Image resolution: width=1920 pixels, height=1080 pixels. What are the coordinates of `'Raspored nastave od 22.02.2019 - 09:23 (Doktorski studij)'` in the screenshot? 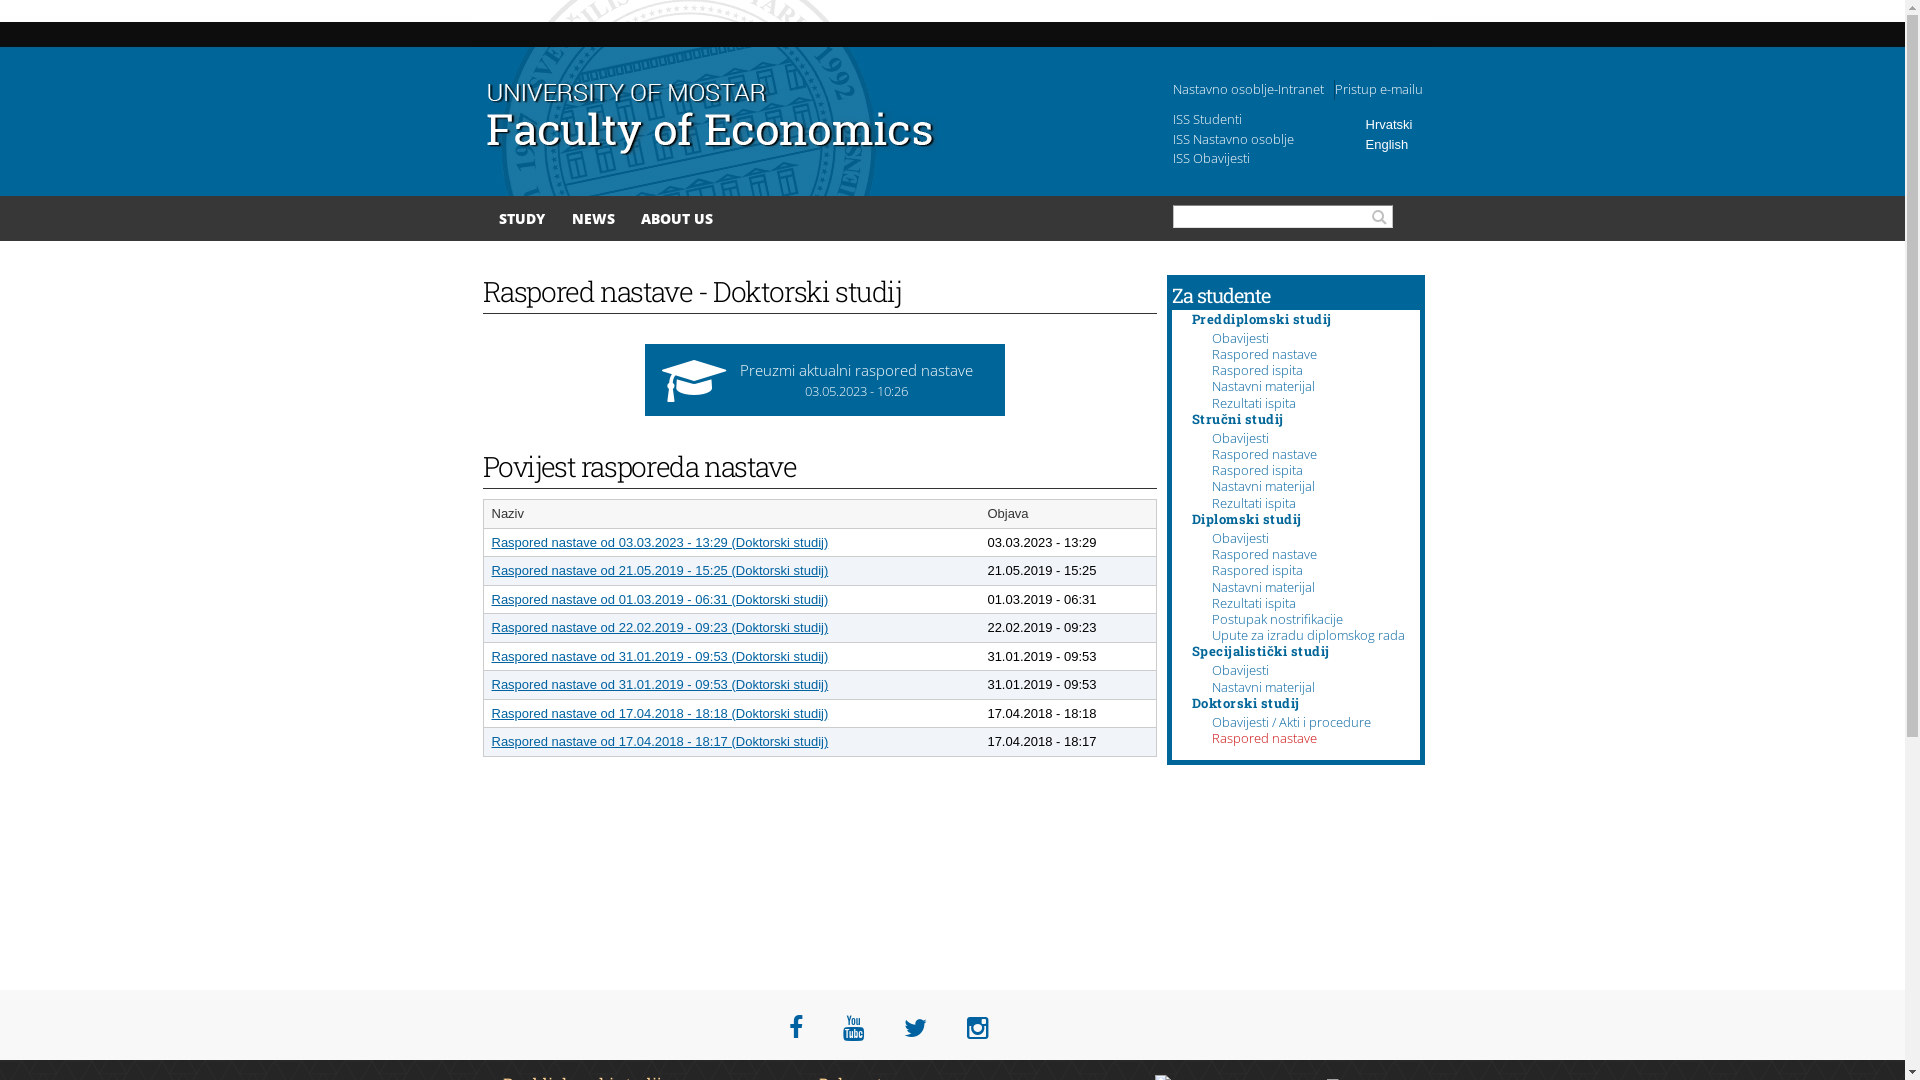 It's located at (660, 626).